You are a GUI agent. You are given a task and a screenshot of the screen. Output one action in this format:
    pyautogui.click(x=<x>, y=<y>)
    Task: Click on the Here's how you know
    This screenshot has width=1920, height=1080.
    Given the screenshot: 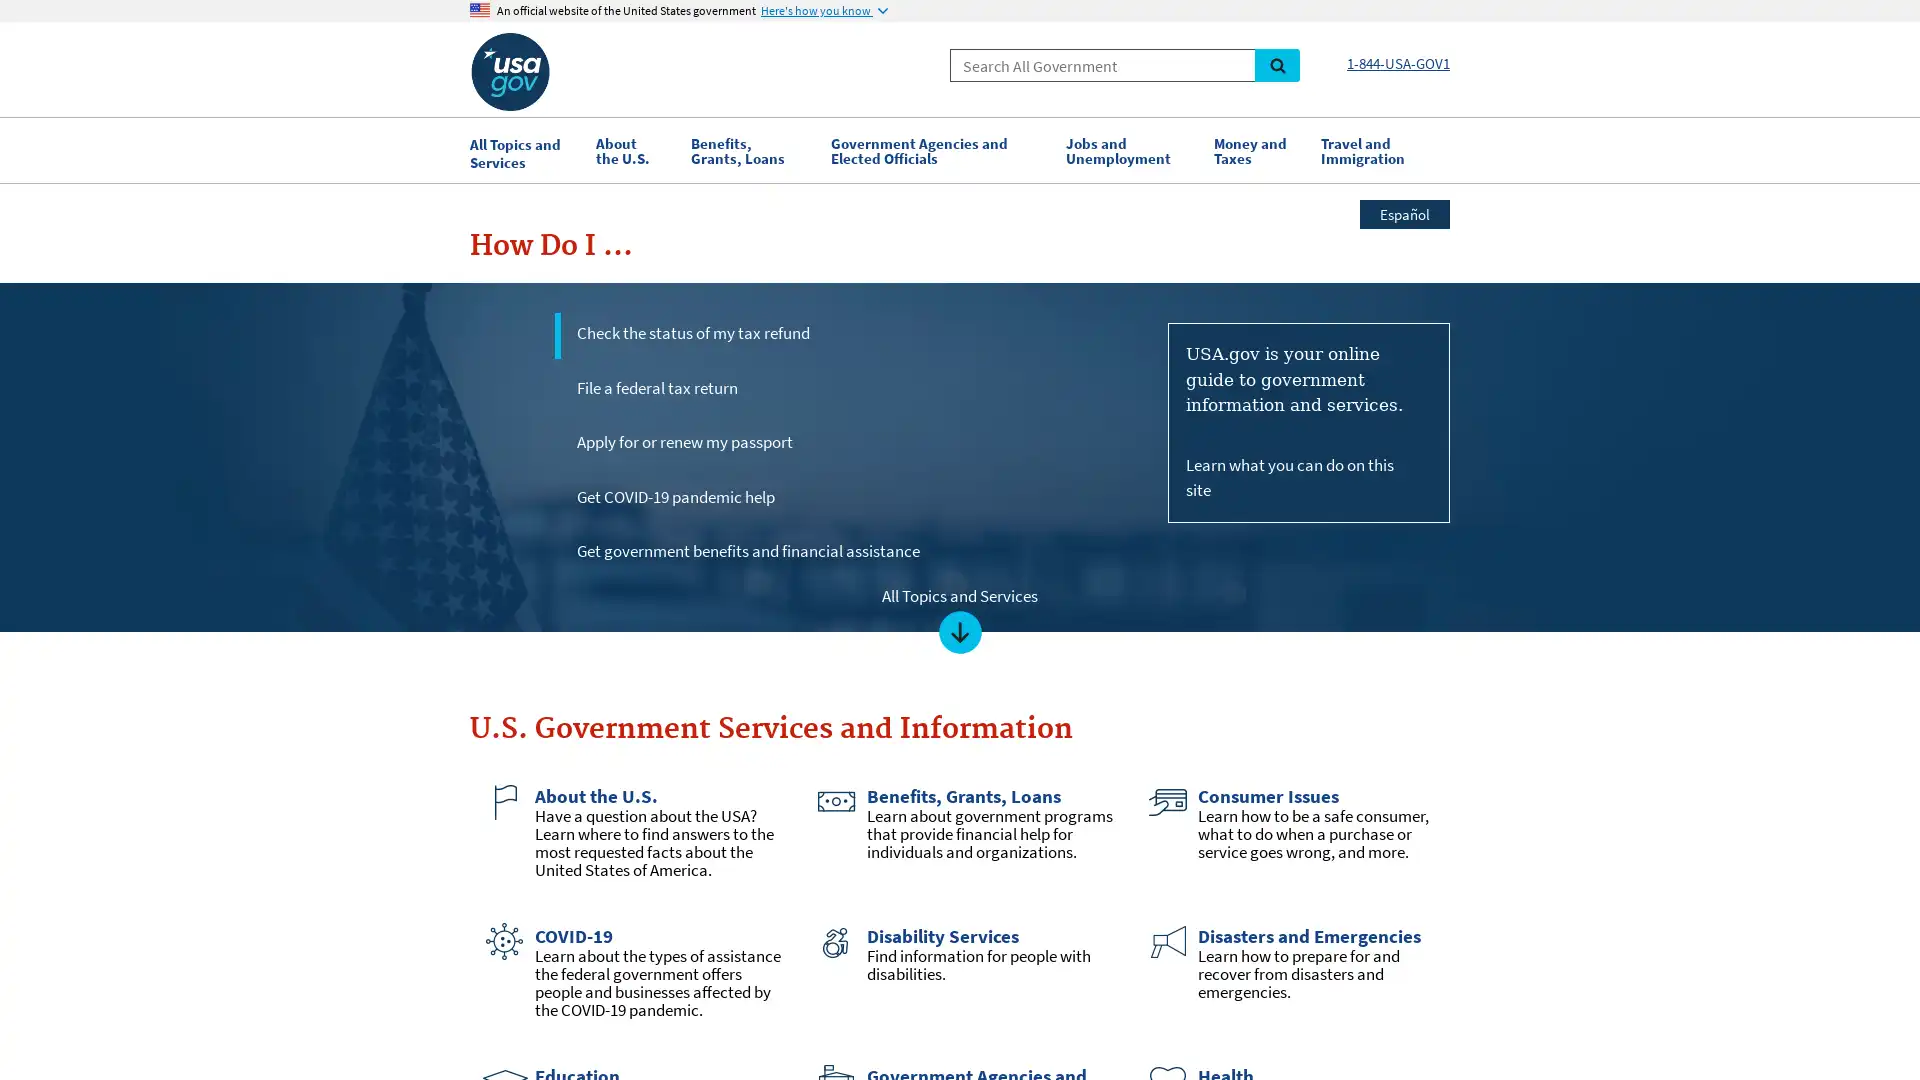 What is the action you would take?
    pyautogui.click(x=824, y=11)
    